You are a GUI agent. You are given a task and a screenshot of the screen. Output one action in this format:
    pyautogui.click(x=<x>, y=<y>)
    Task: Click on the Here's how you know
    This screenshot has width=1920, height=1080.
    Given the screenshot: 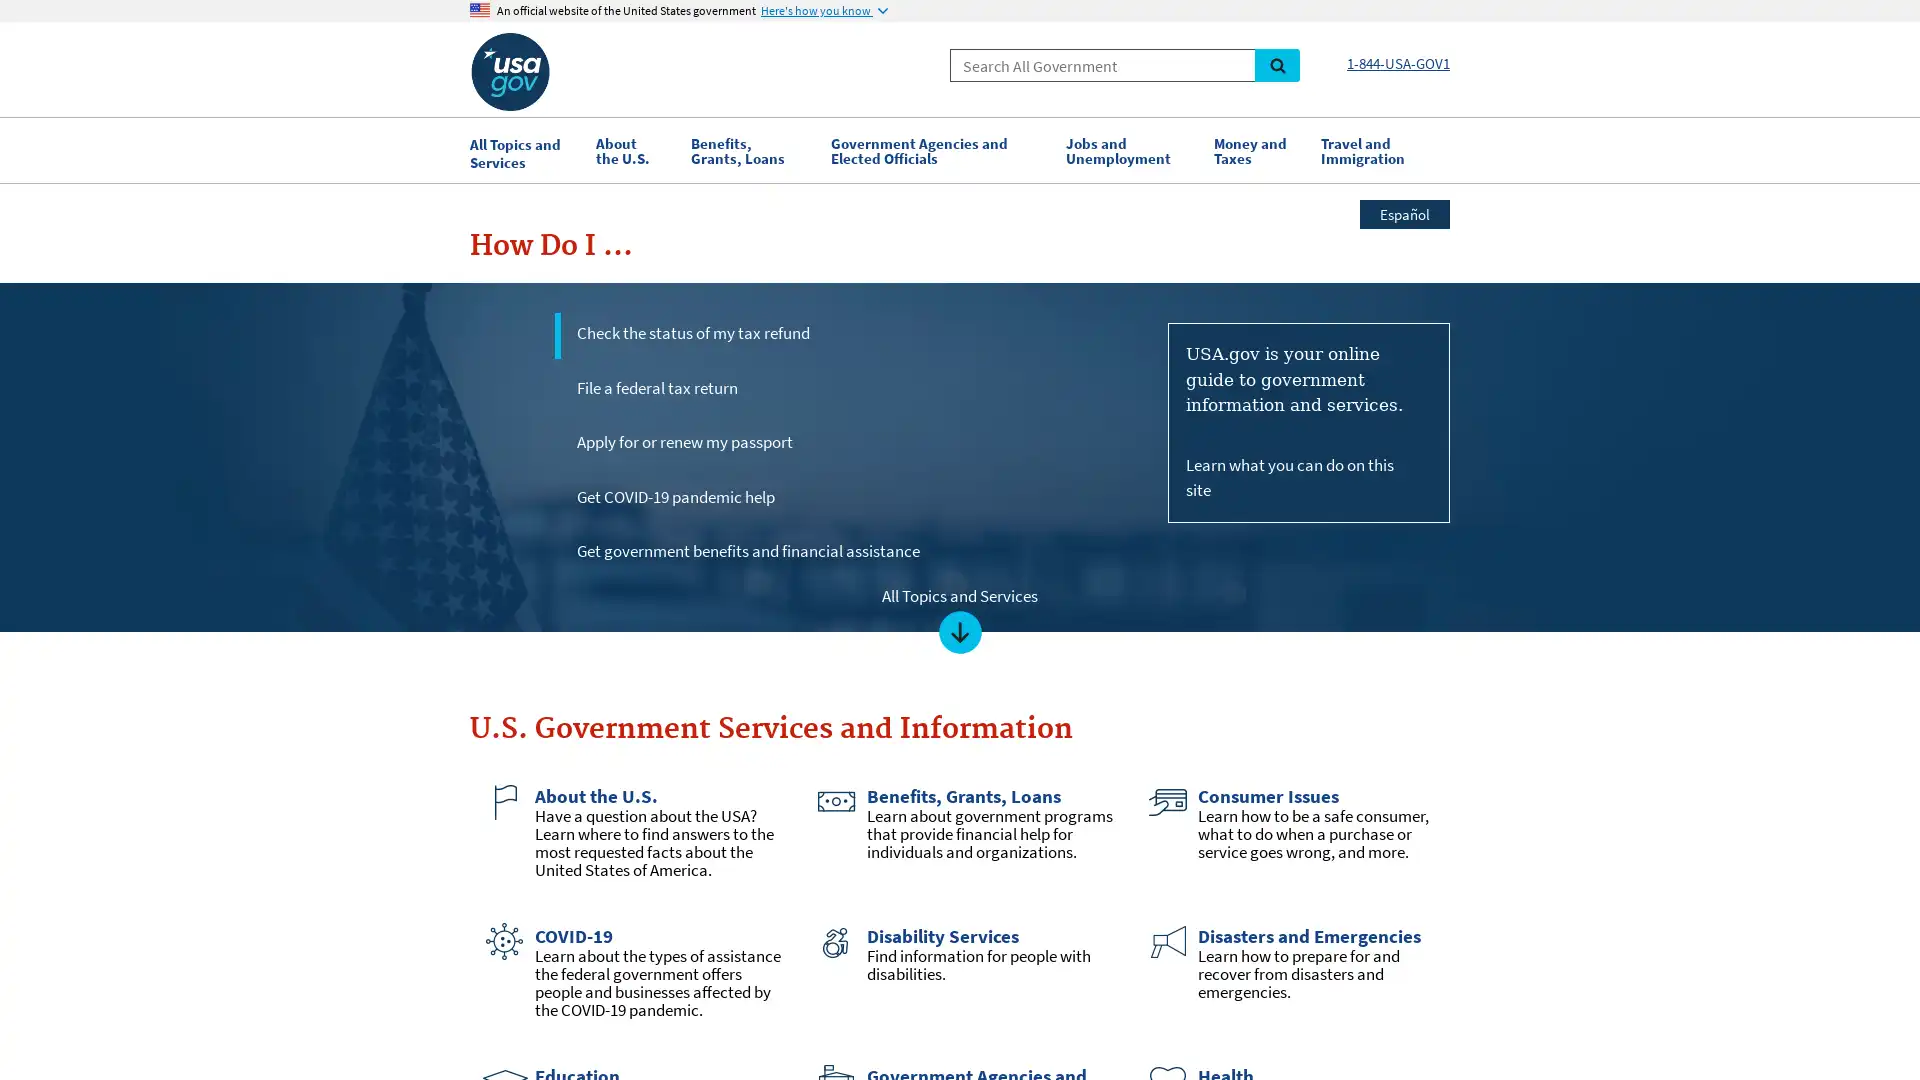 What is the action you would take?
    pyautogui.click(x=824, y=11)
    